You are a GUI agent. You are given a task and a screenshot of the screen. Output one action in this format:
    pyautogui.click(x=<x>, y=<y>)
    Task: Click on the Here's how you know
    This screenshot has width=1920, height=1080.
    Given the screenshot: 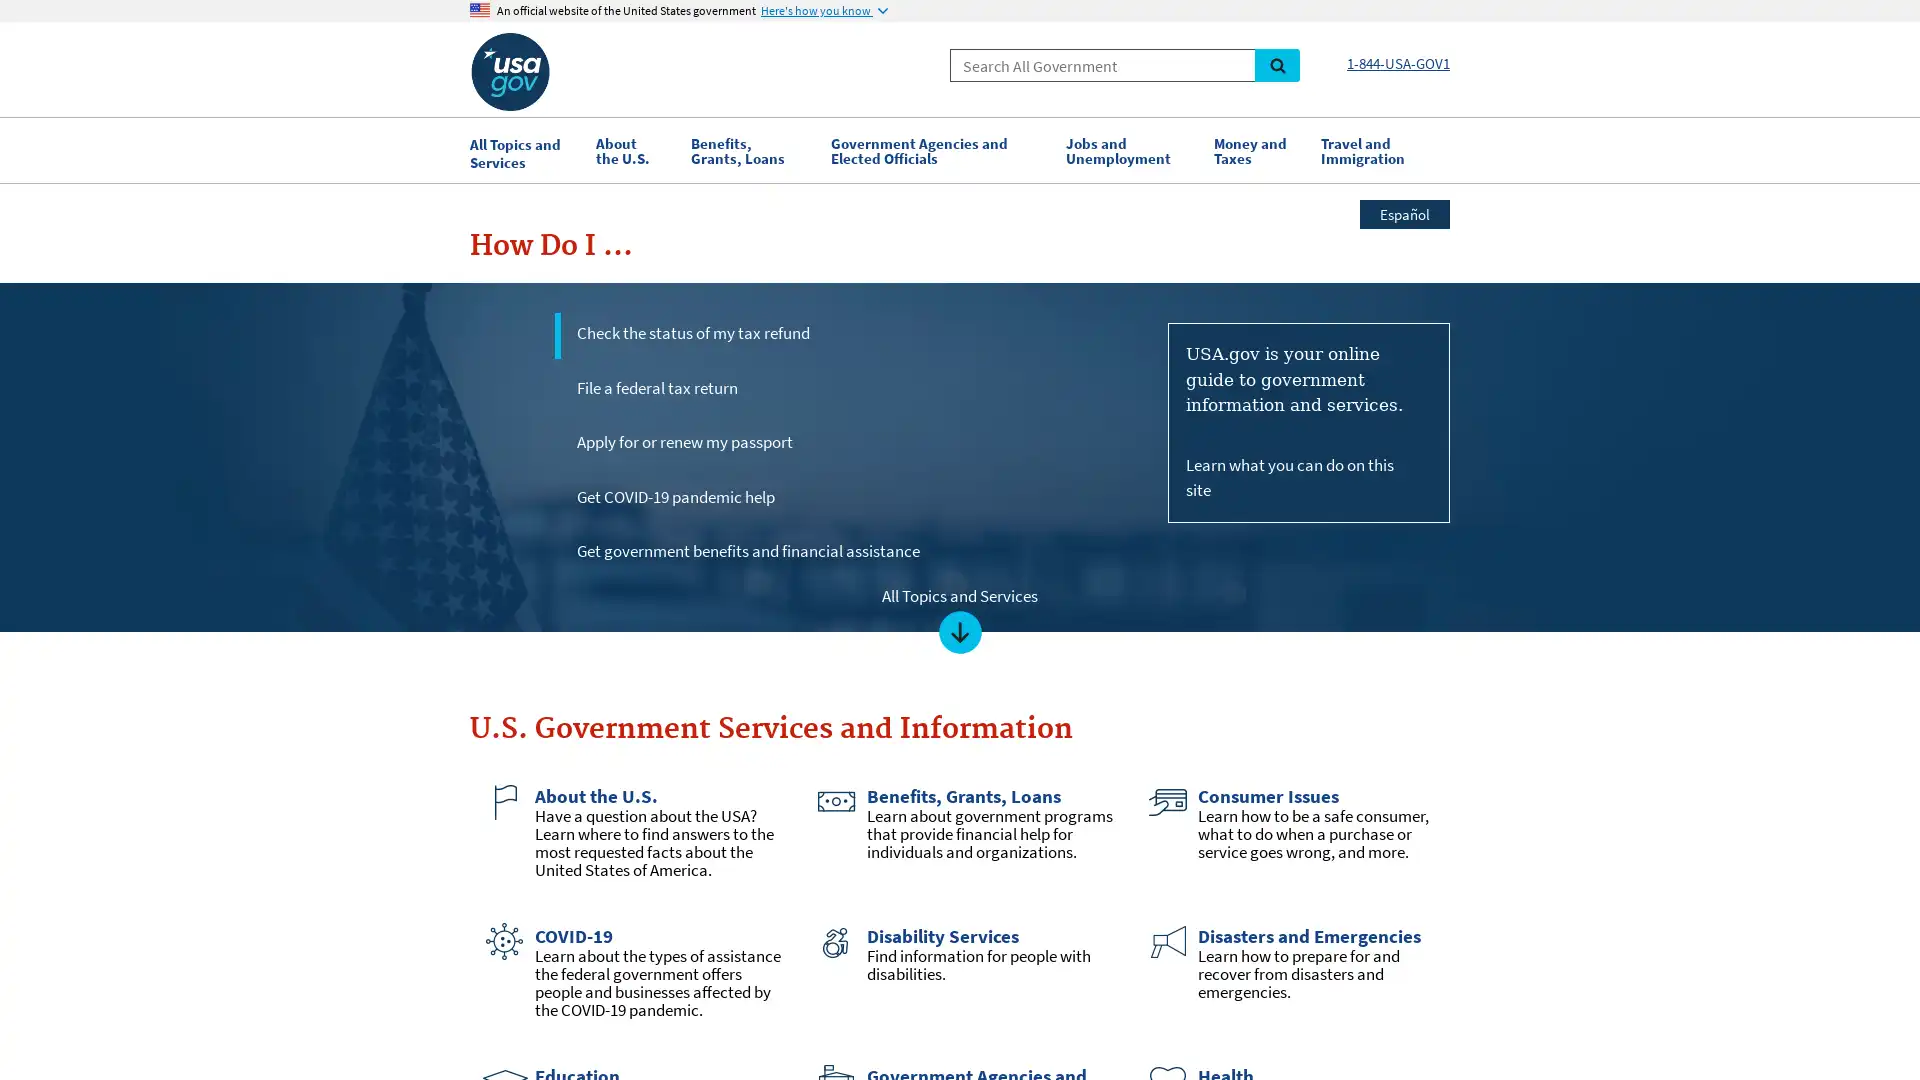 What is the action you would take?
    pyautogui.click(x=824, y=11)
    